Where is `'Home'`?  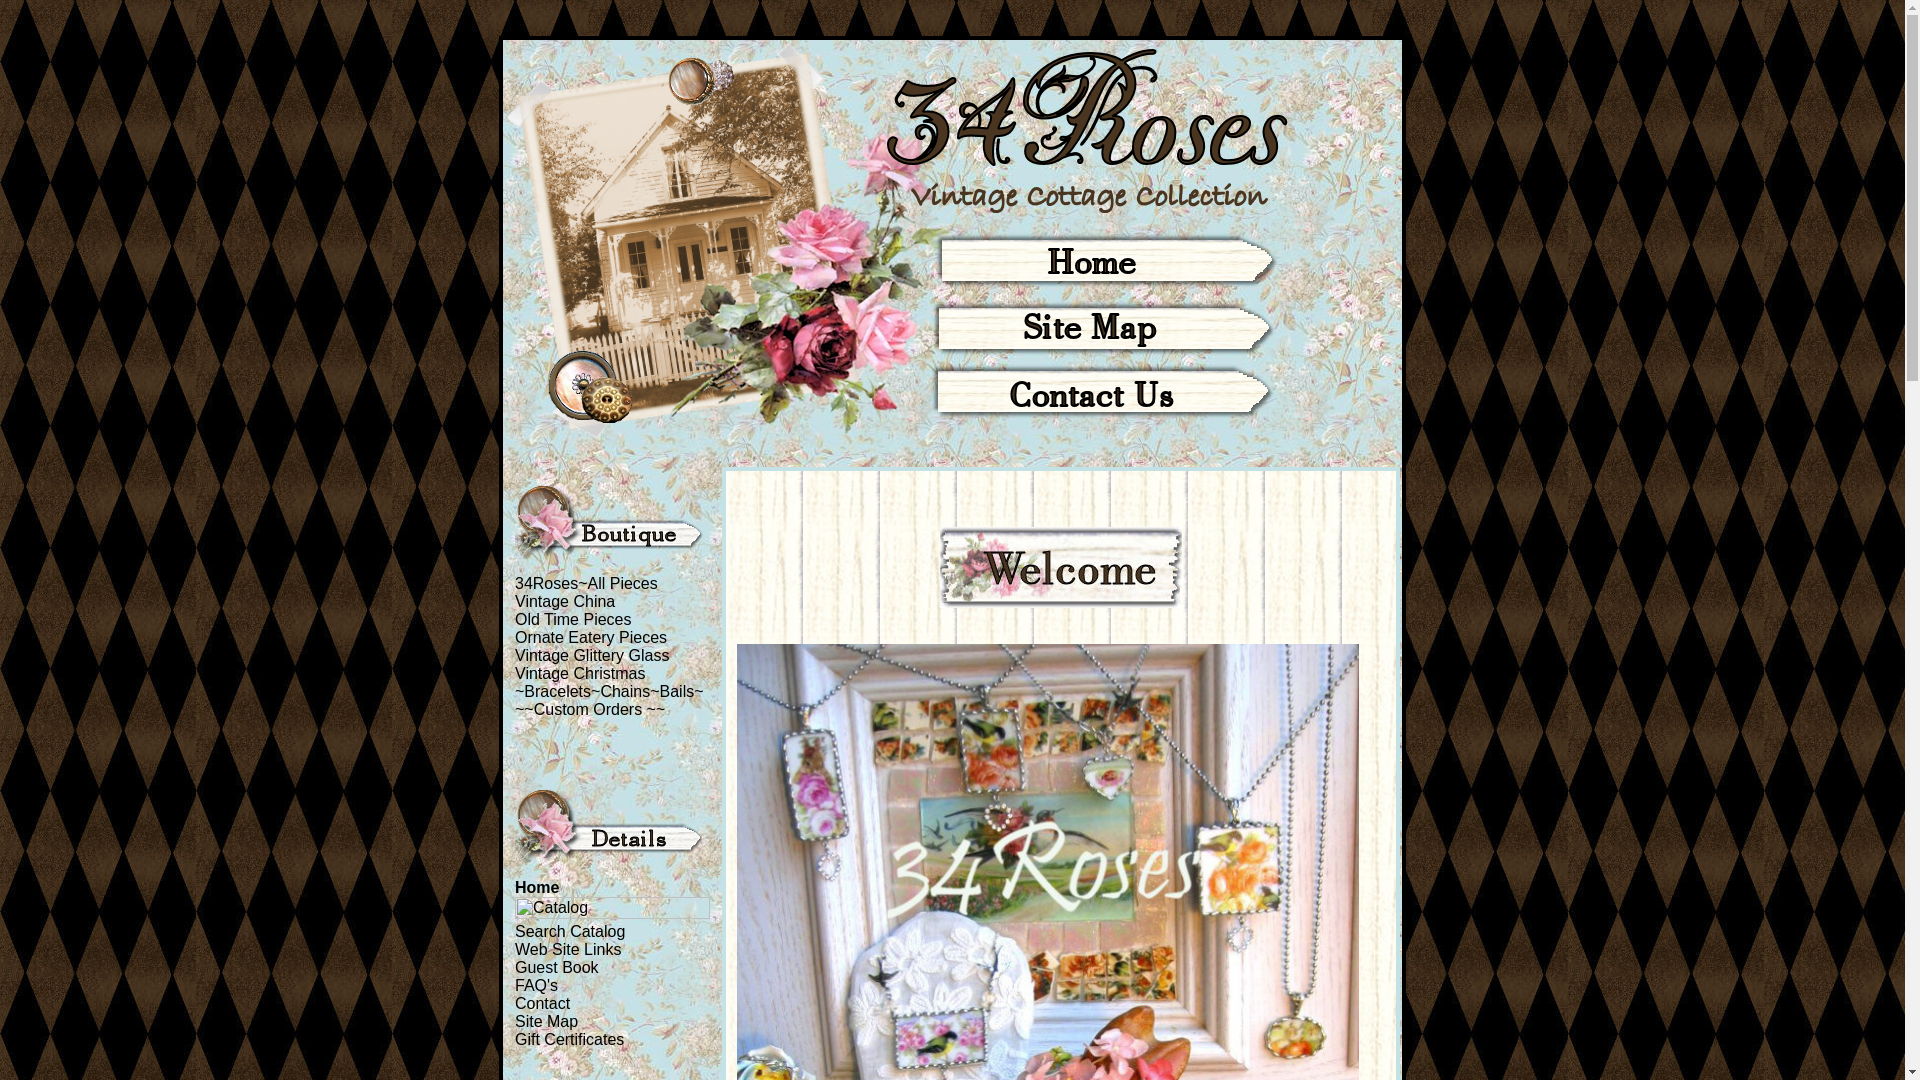 'Home' is located at coordinates (514, 886).